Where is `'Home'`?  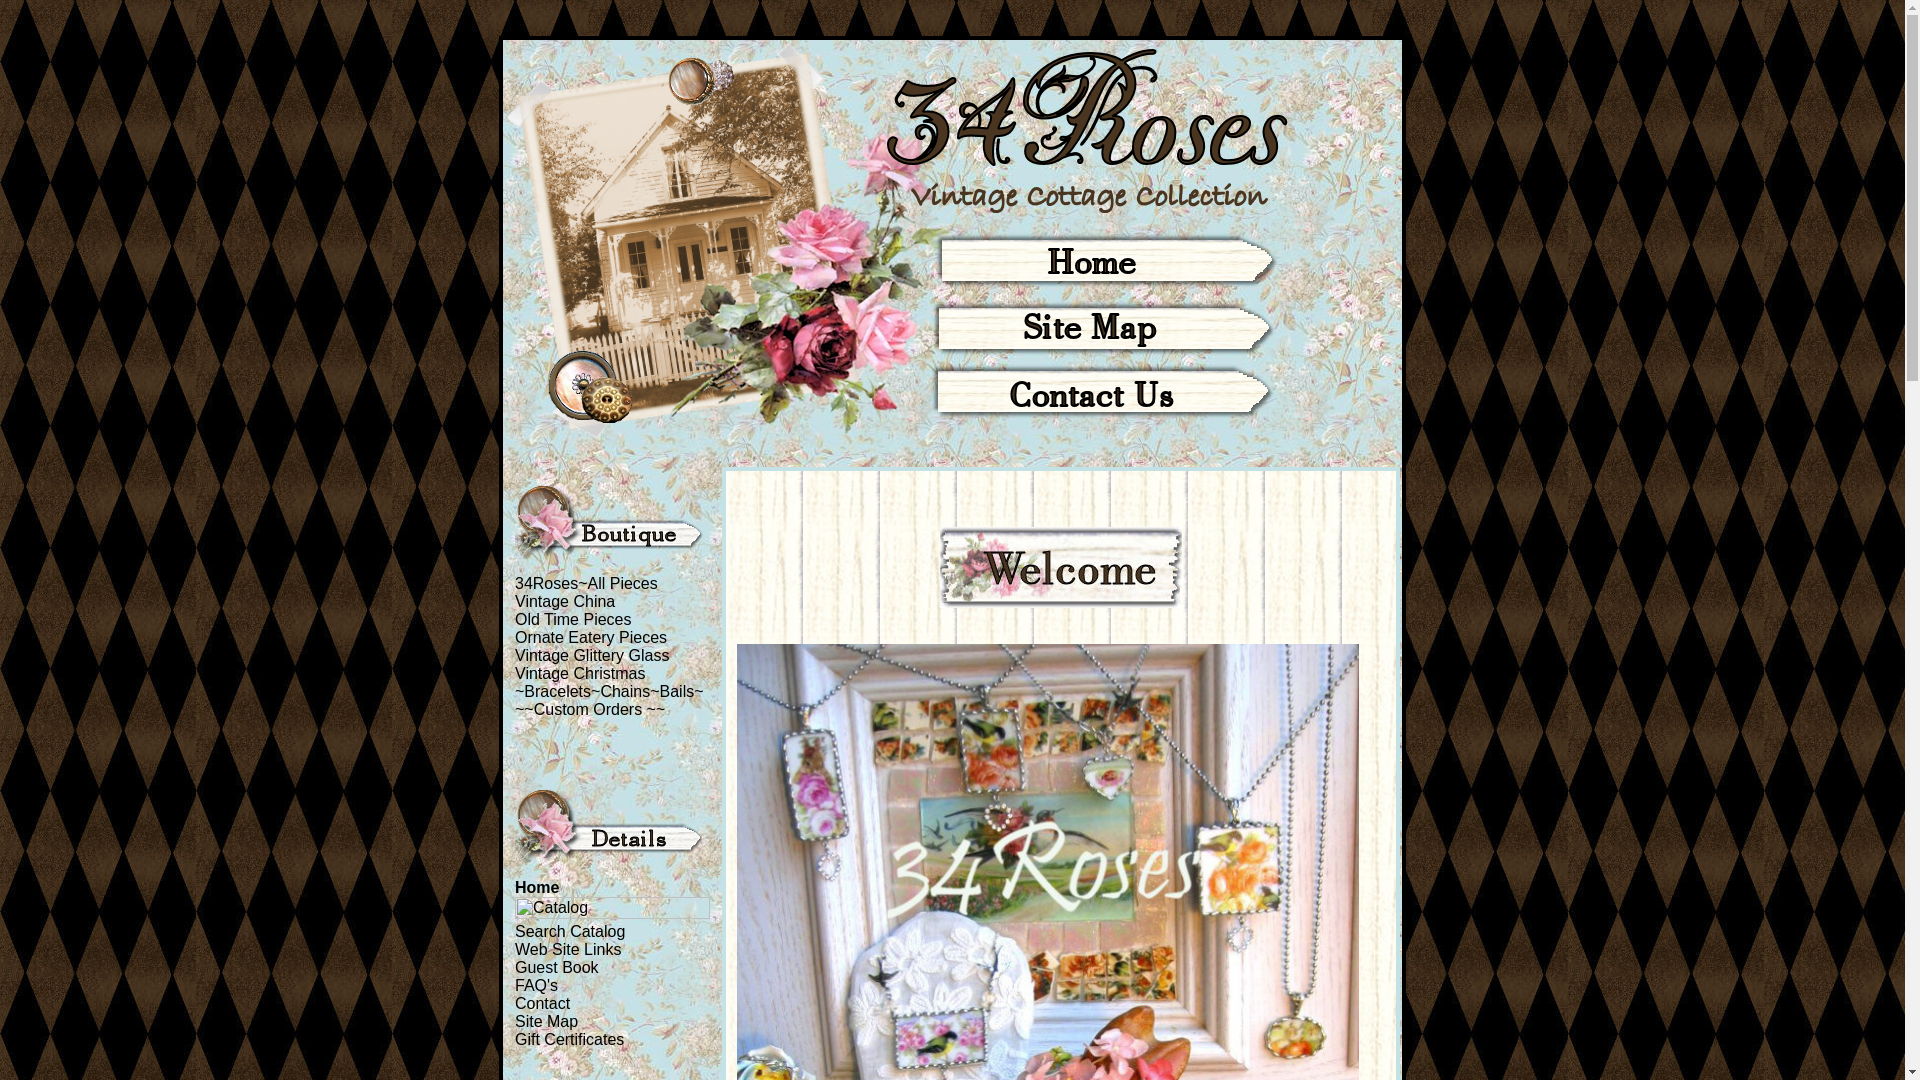 'Home' is located at coordinates (514, 886).